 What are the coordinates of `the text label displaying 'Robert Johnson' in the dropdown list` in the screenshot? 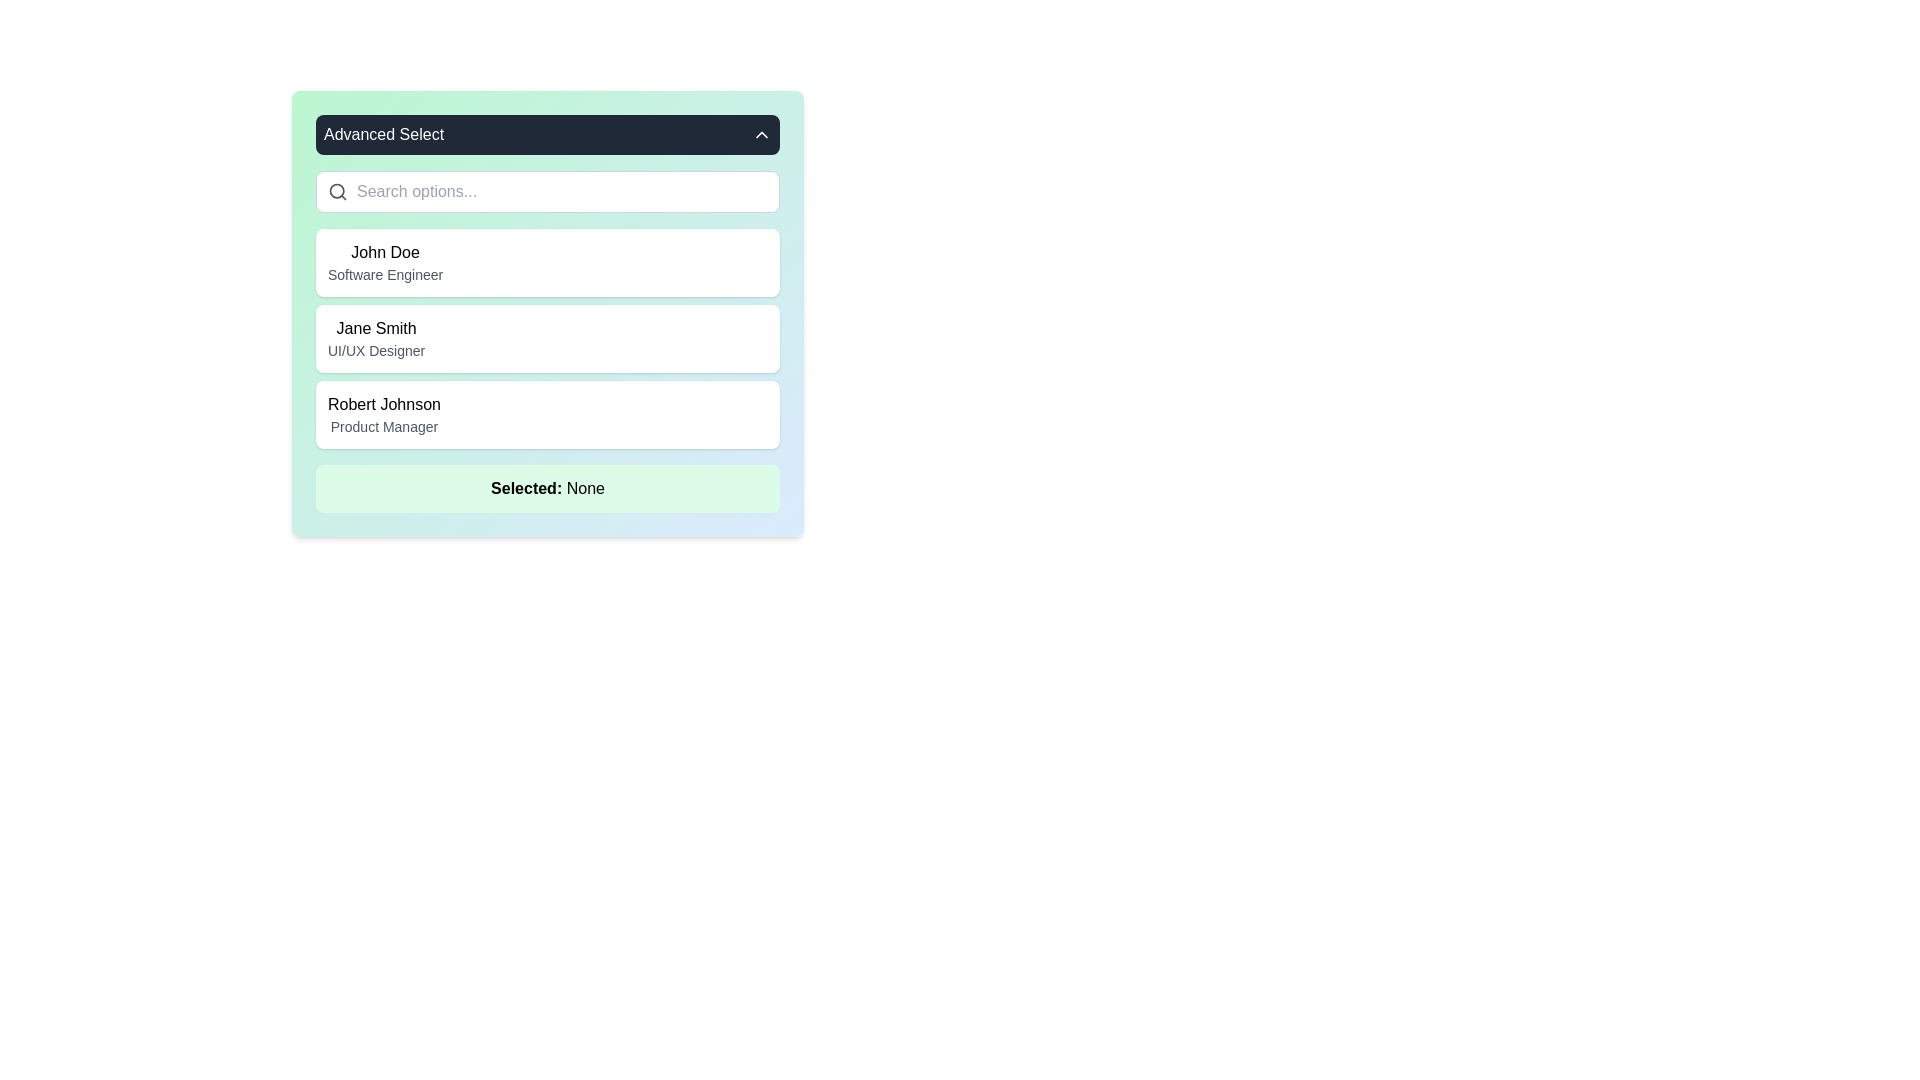 It's located at (384, 405).